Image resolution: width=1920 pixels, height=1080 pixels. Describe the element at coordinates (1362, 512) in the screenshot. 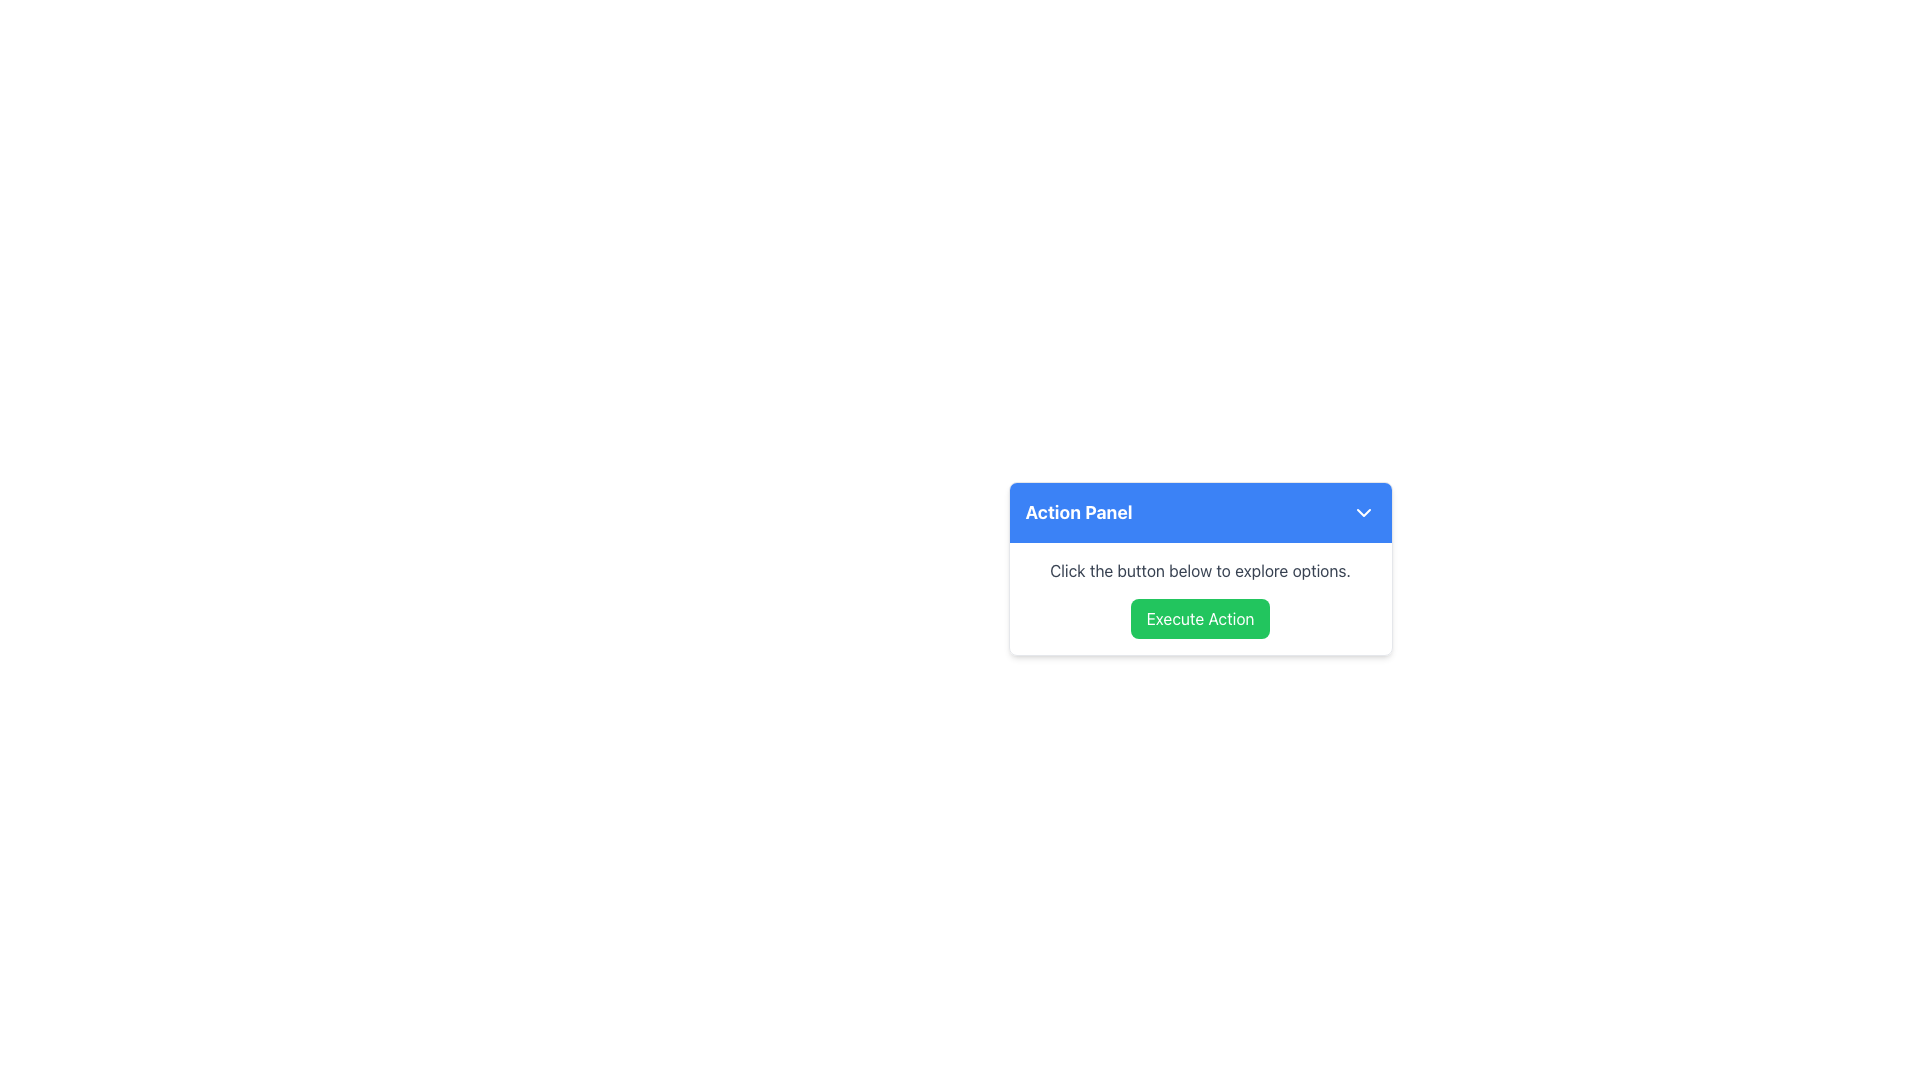

I see `the downward-pointed chevron icon button located at the top-right corner of the blue 'Action Panel'` at that location.